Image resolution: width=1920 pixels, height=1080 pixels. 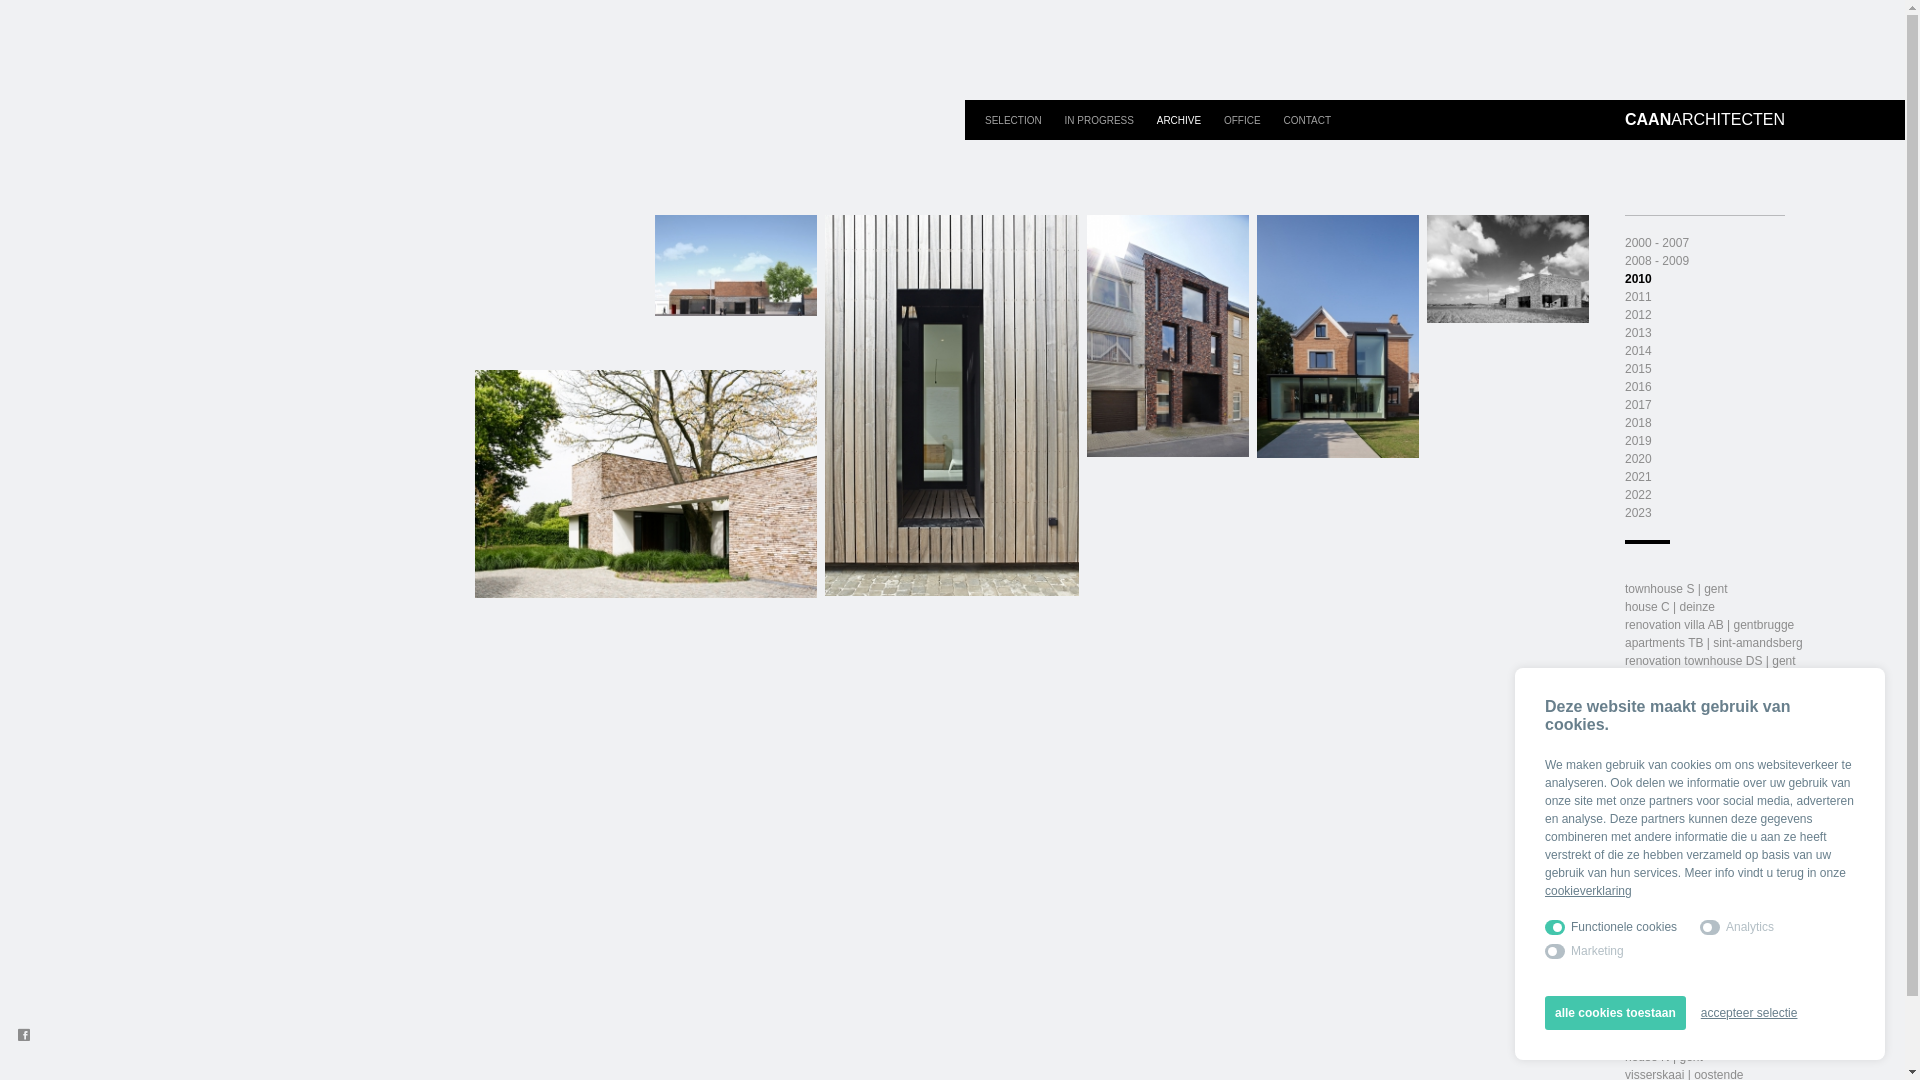 I want to click on '2019', so click(x=1638, y=439).